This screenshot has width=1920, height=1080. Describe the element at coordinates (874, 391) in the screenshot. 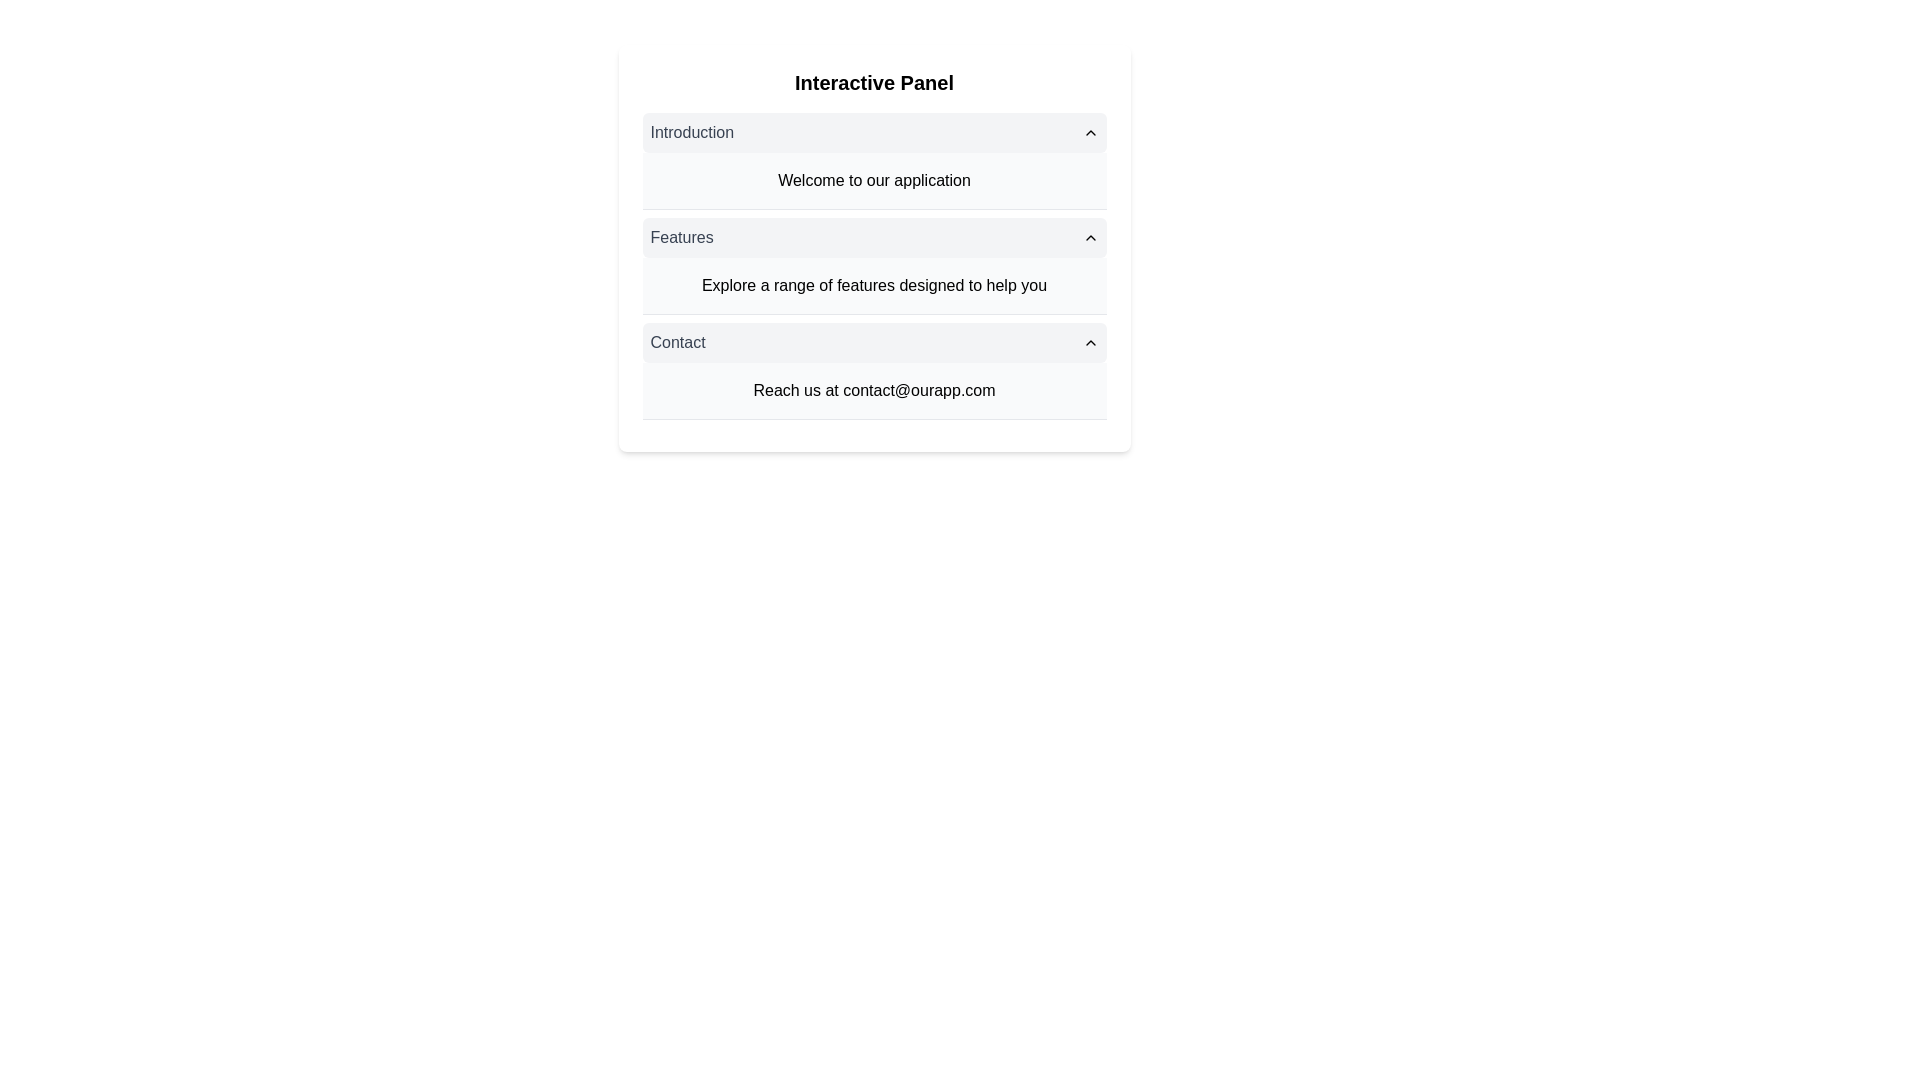

I see `the text box containing 'Reach us at contact@ourapp.com', which is styled with a light gray background and located below the 'Contact' section` at that location.